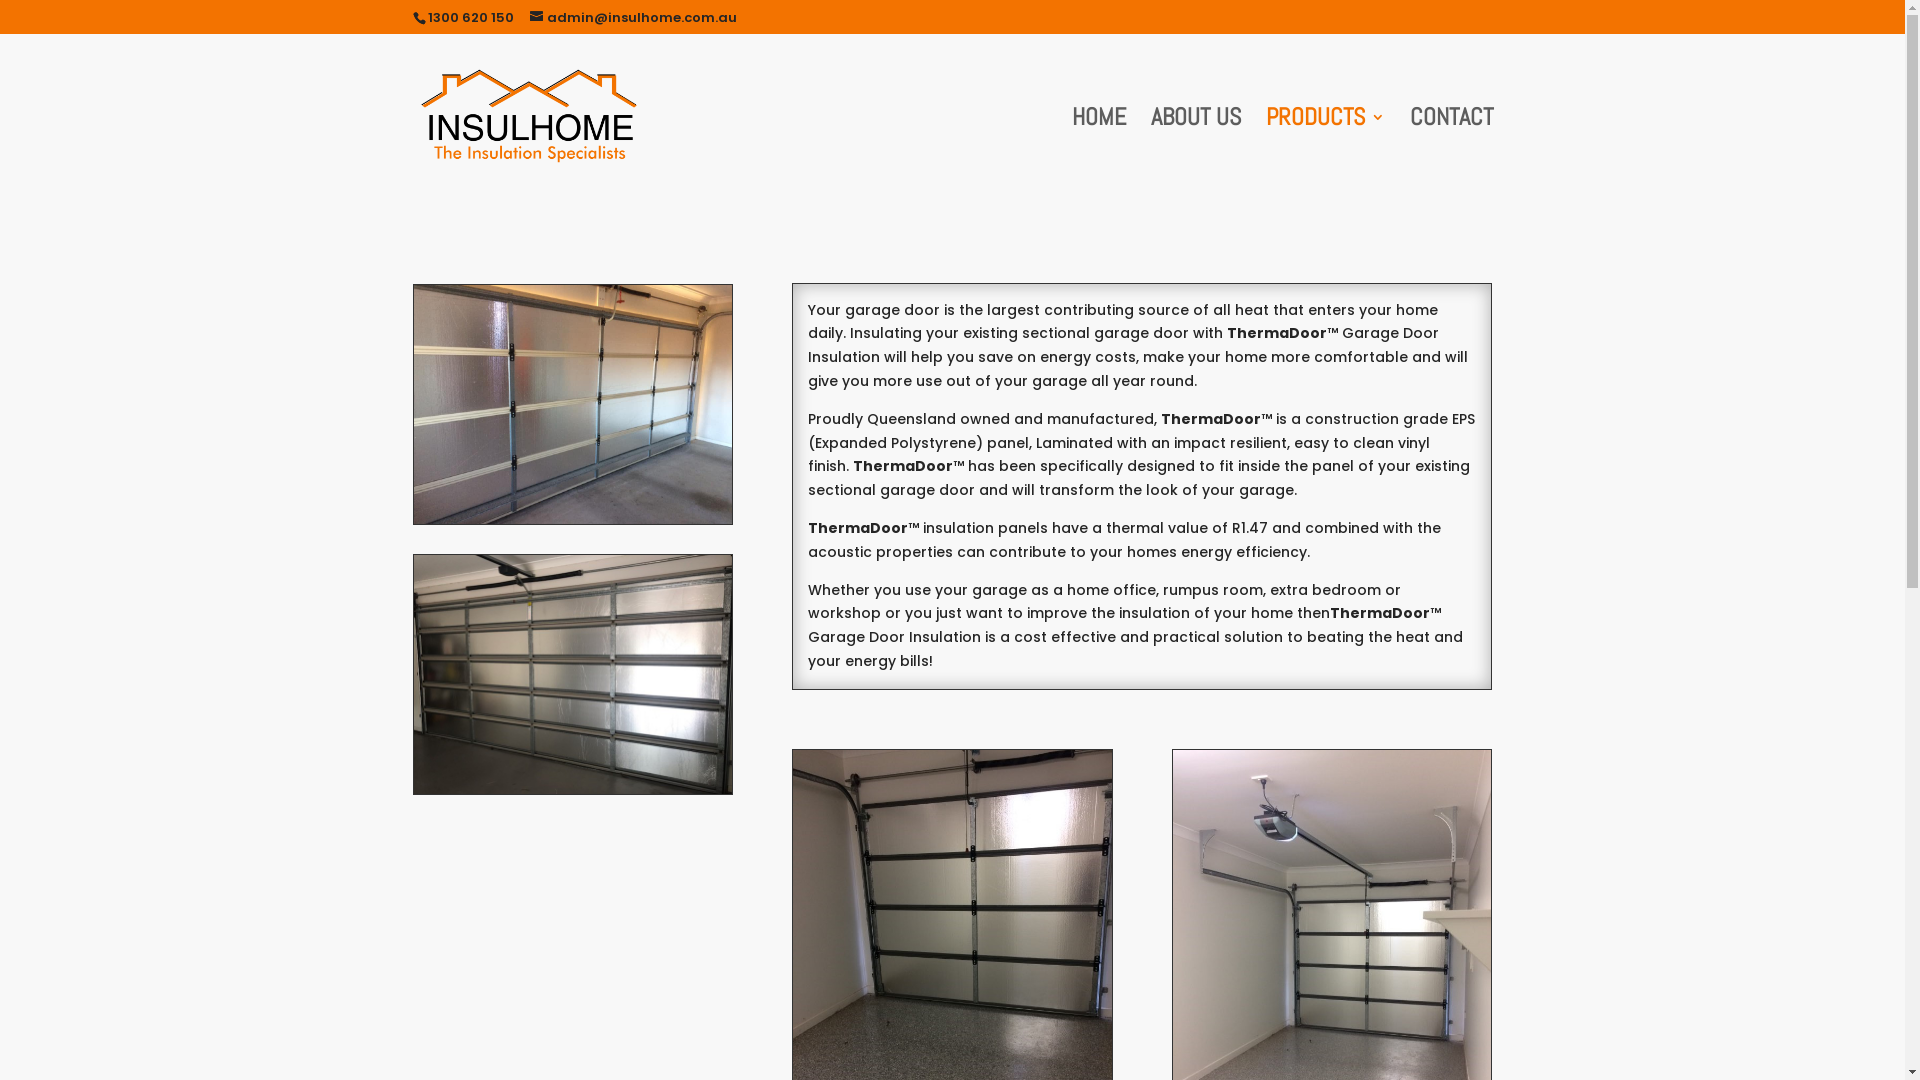 The width and height of the screenshot is (1920, 1080). I want to click on 'ABOUT US', so click(1195, 153).